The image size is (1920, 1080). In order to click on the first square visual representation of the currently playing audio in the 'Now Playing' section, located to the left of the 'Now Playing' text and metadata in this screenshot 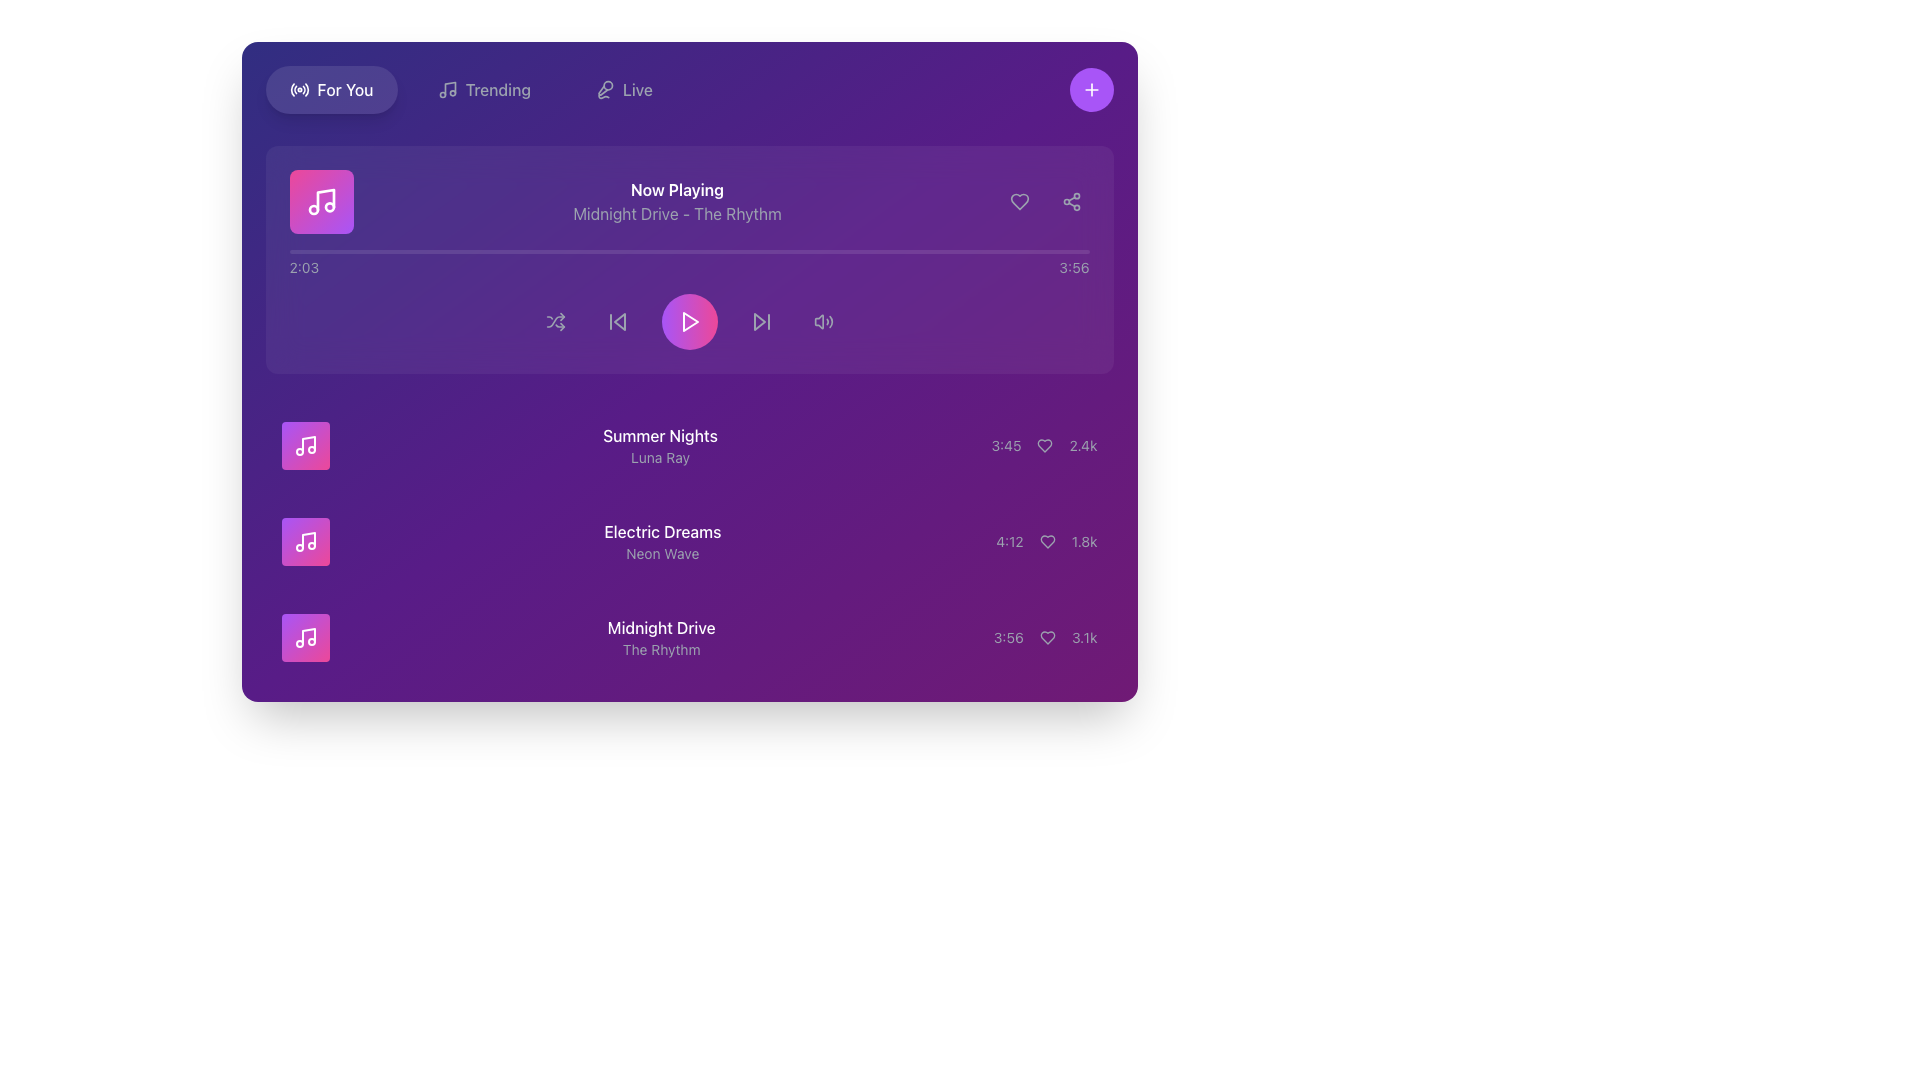, I will do `click(321, 201)`.